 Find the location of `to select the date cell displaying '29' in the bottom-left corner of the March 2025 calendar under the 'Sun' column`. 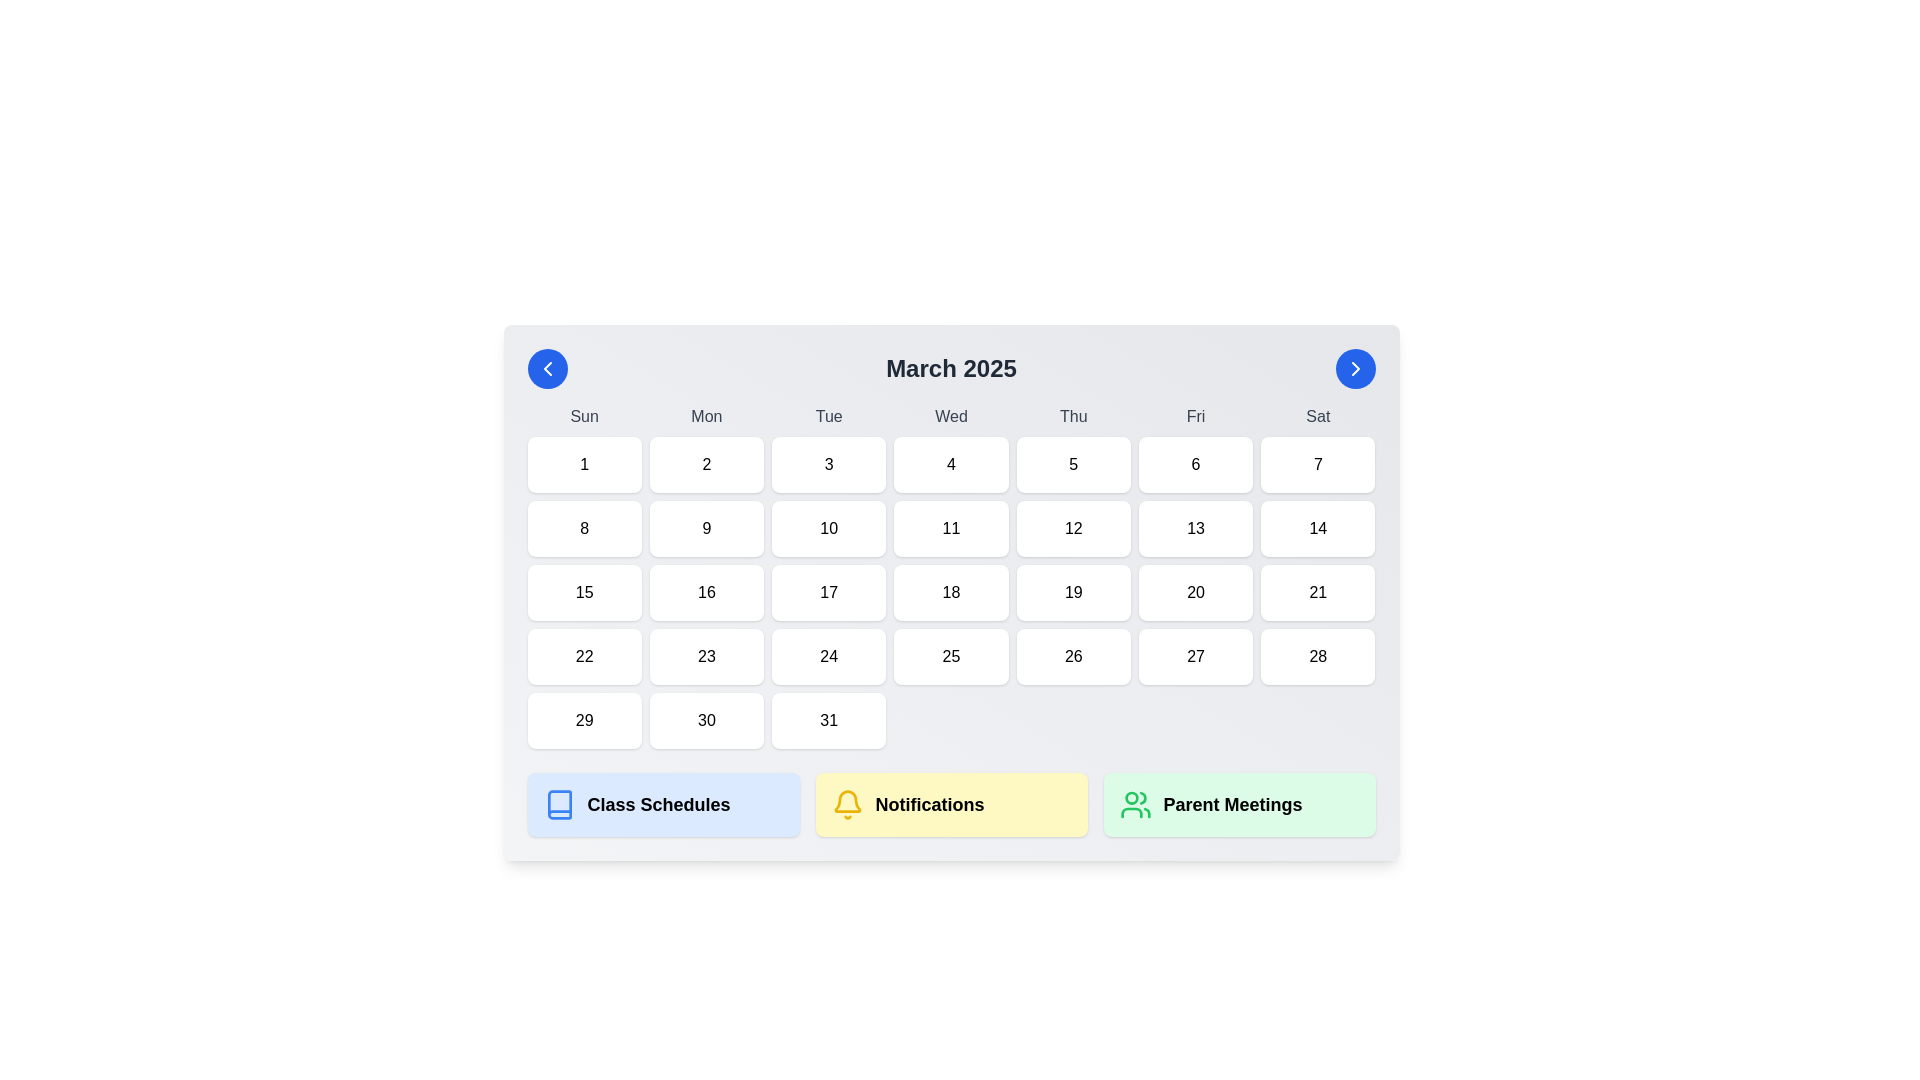

to select the date cell displaying '29' in the bottom-left corner of the March 2025 calendar under the 'Sun' column is located at coordinates (583, 721).